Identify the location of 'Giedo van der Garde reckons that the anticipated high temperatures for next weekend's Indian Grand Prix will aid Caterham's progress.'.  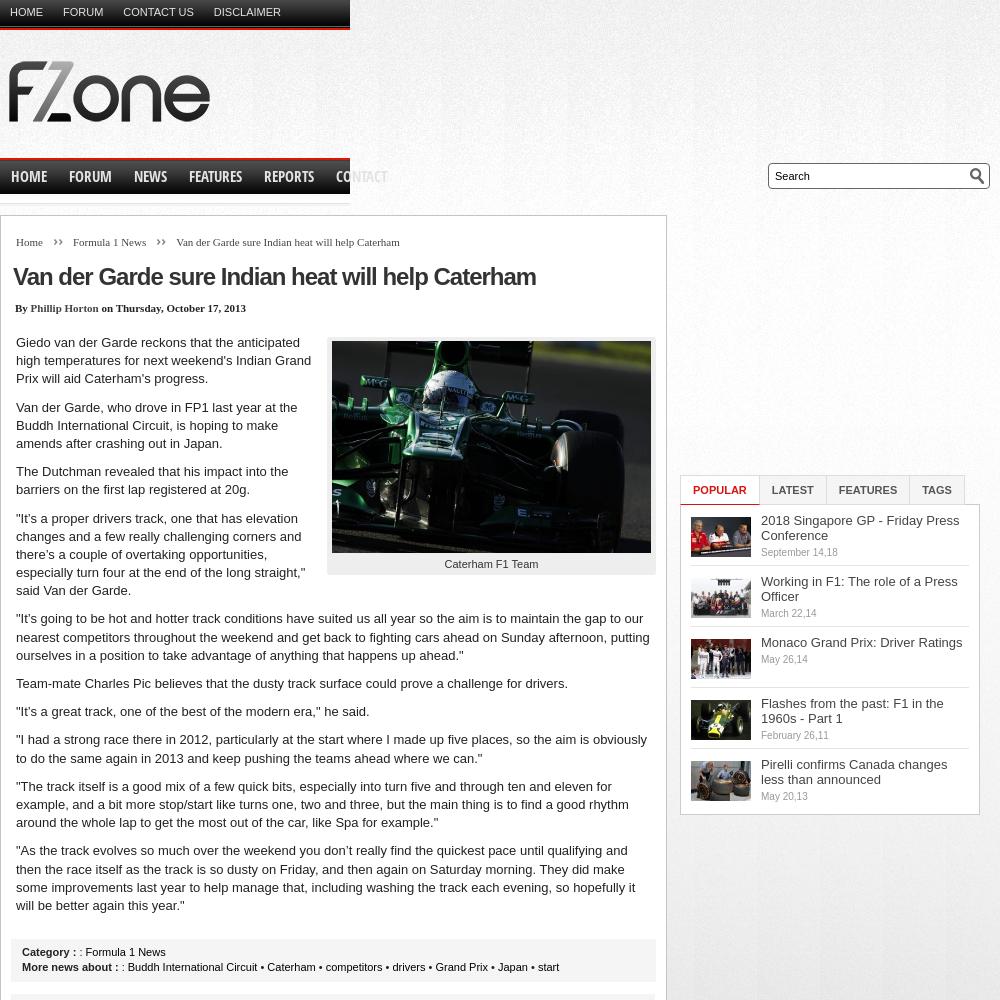
(163, 359).